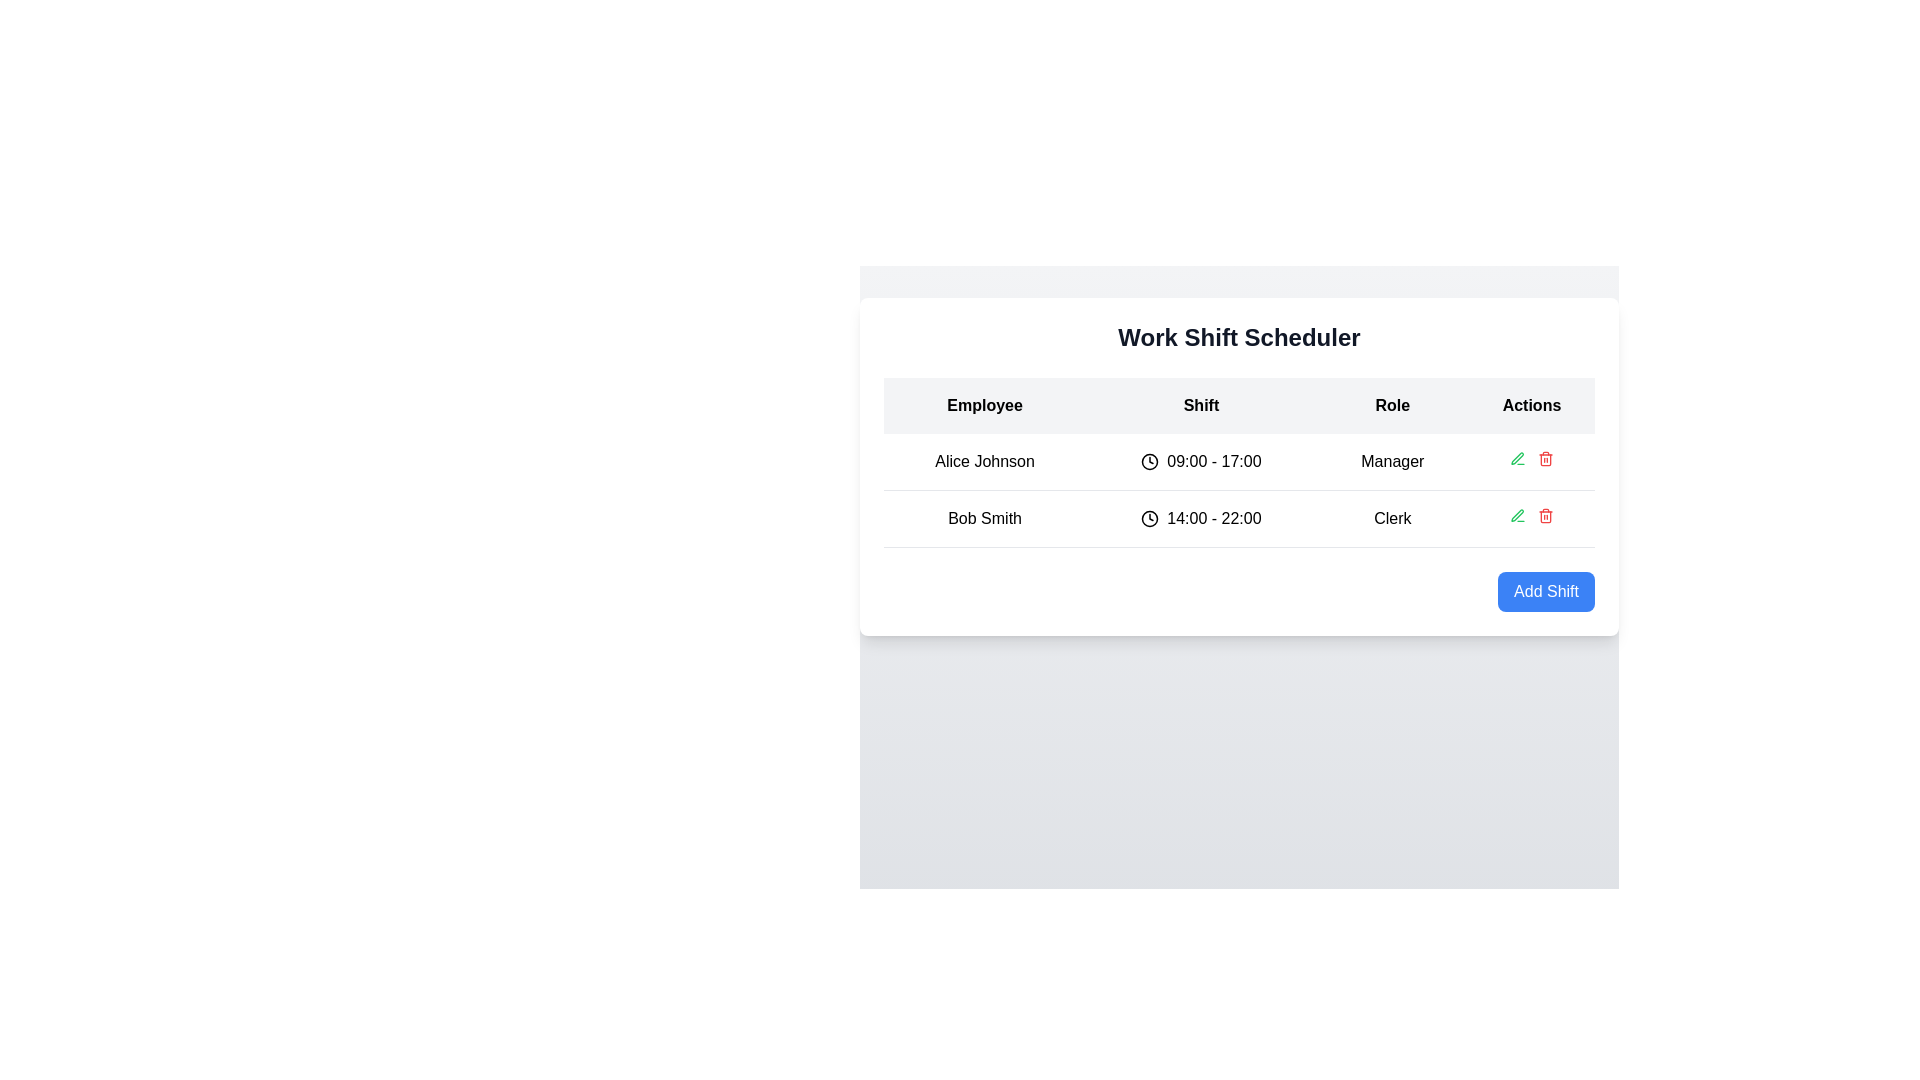 The width and height of the screenshot is (1920, 1080). I want to click on the edit icon in the Actions column of the second row in the 'Work Shift Scheduler' table, so click(1517, 514).